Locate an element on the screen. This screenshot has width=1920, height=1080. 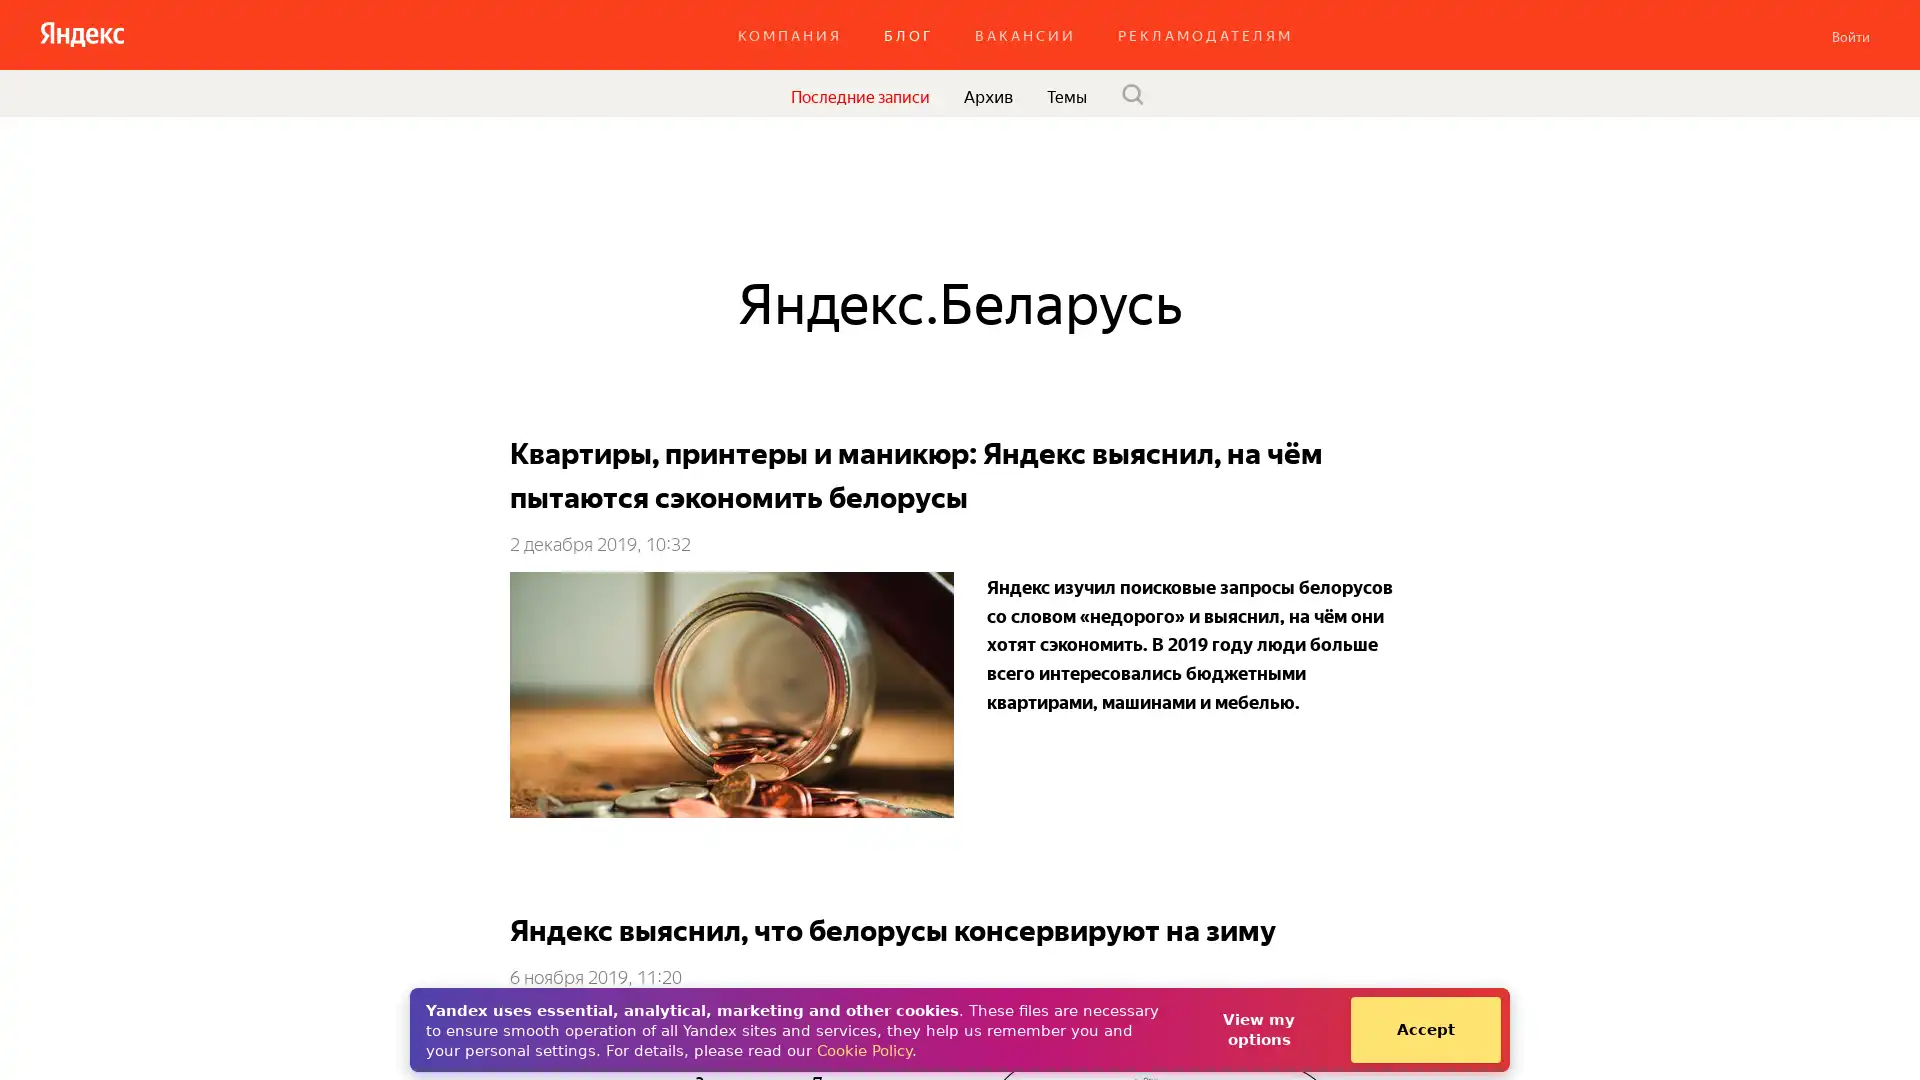
Accept is located at coordinates (1424, 1029).